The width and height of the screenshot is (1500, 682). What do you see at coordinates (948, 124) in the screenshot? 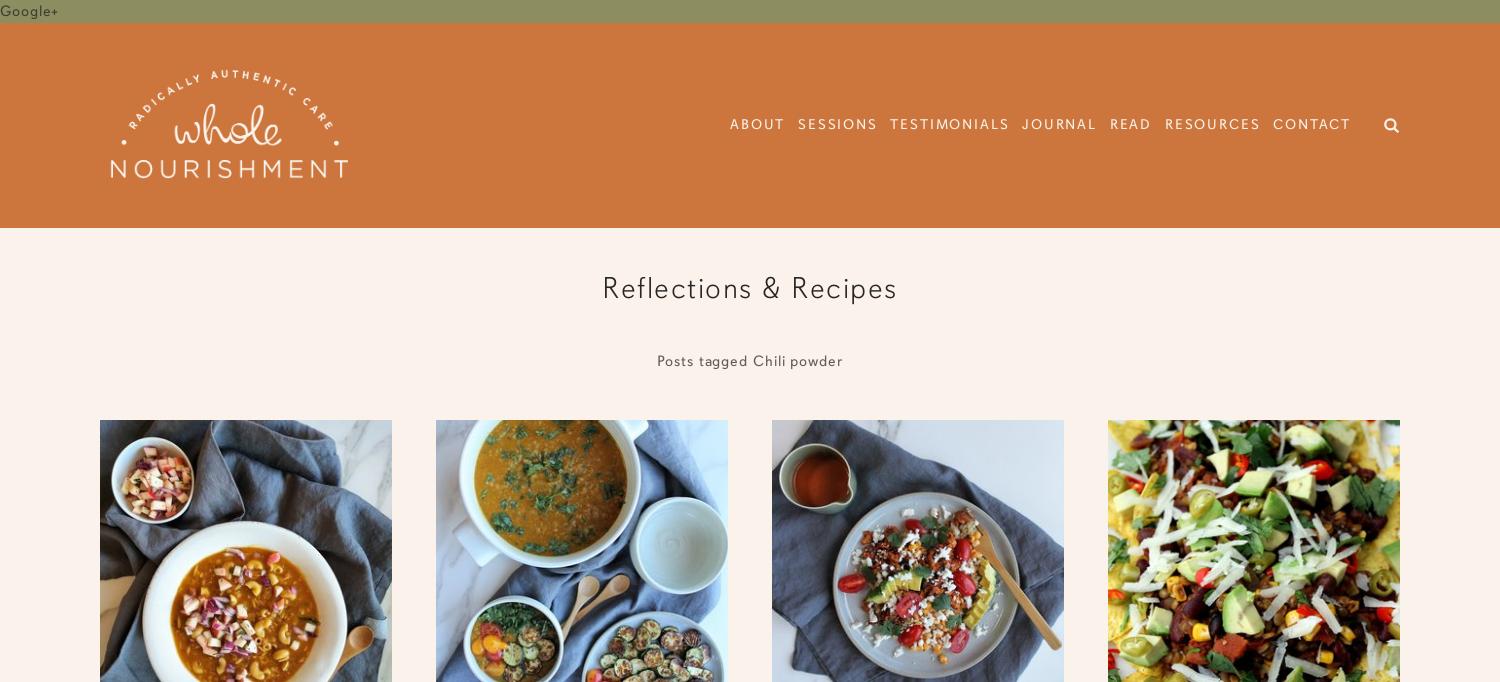
I see `'Testimonials'` at bounding box center [948, 124].